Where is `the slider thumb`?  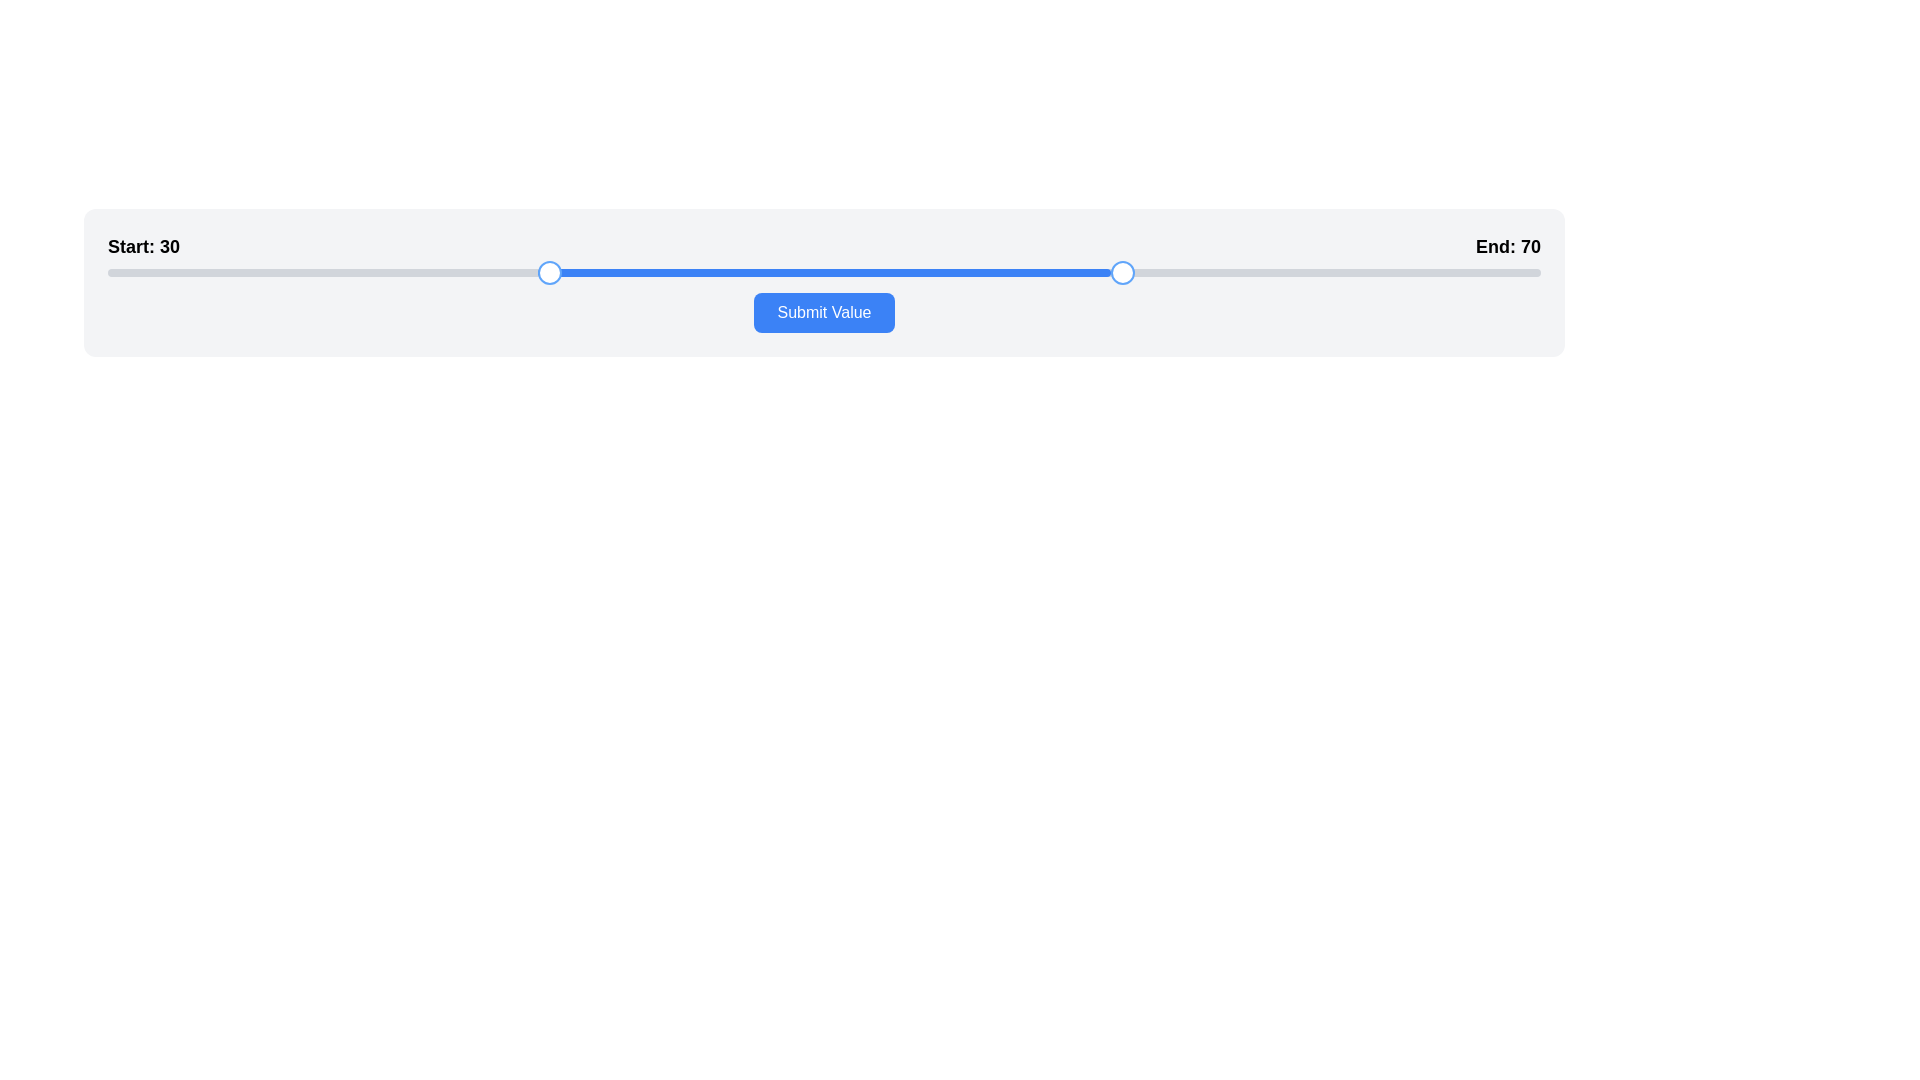
the slider thumb is located at coordinates (649, 273).